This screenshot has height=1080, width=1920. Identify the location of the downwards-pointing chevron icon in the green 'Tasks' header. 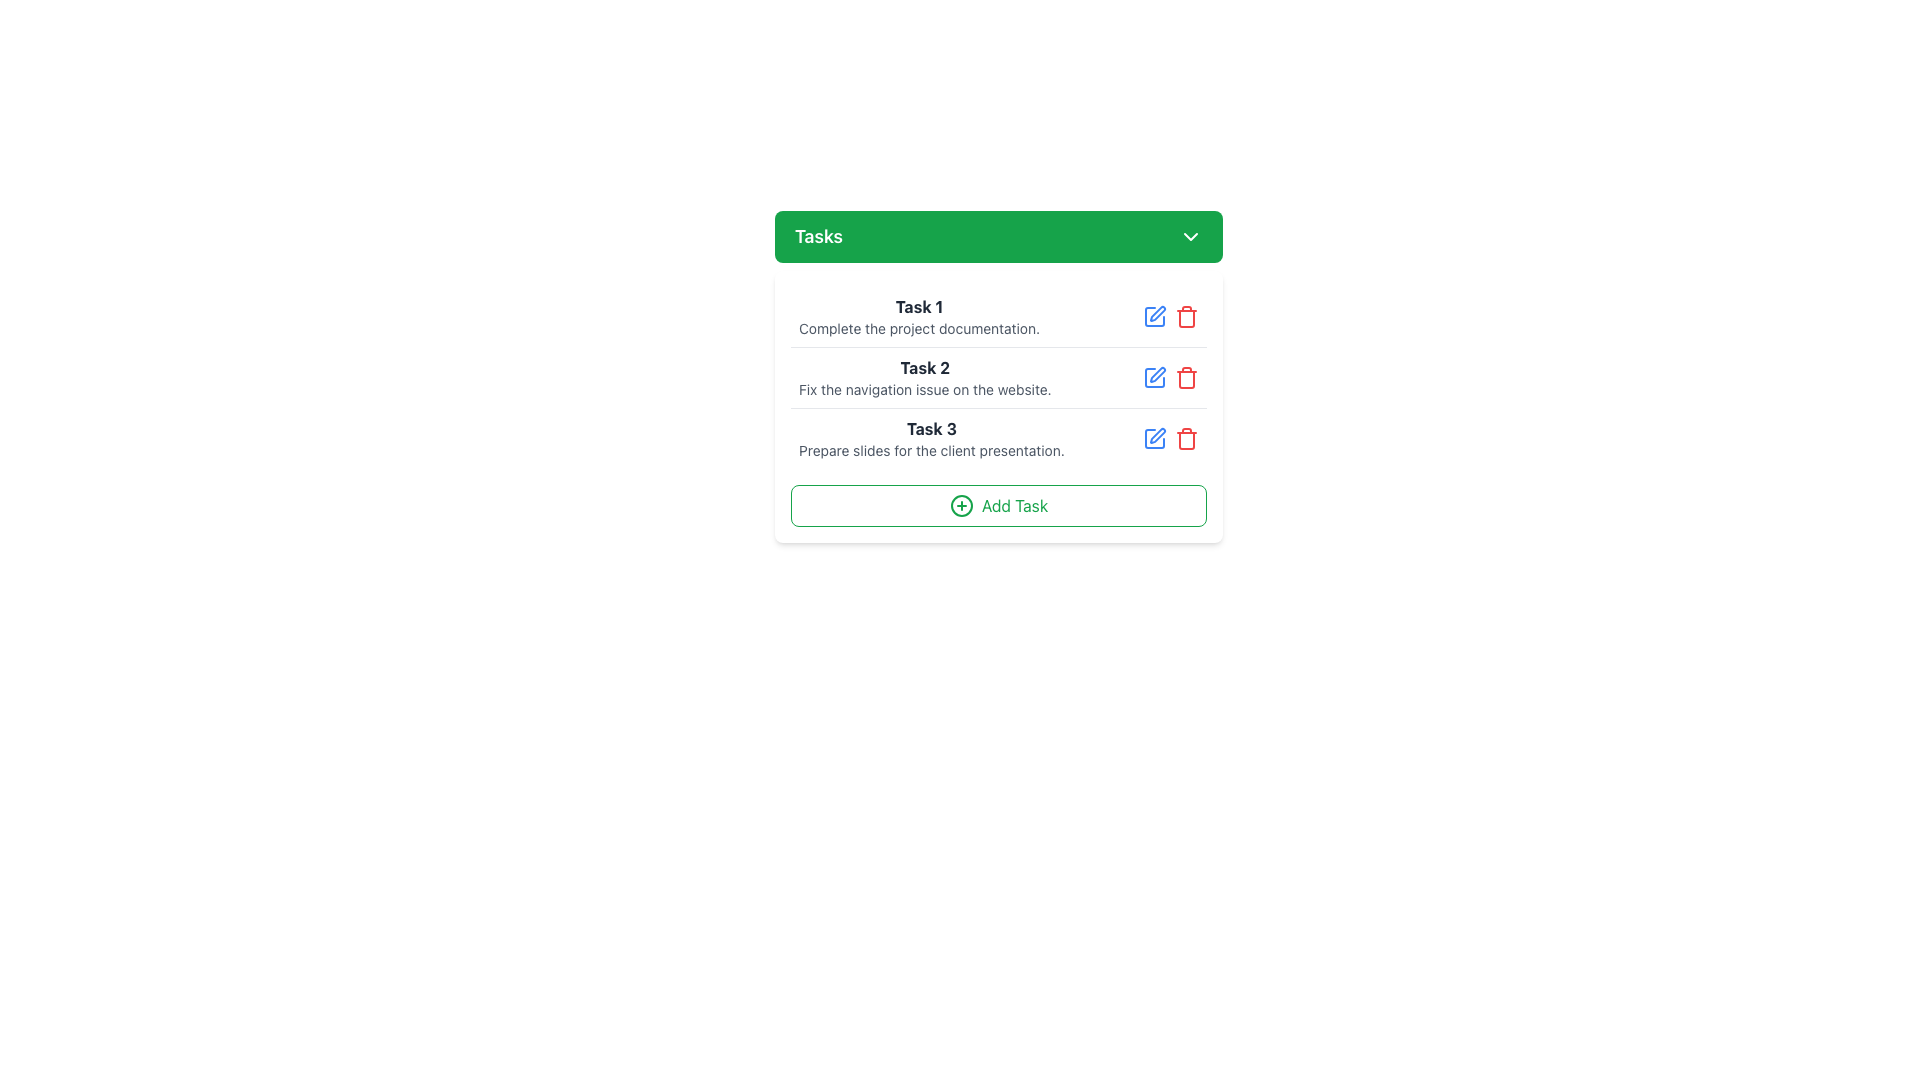
(1190, 235).